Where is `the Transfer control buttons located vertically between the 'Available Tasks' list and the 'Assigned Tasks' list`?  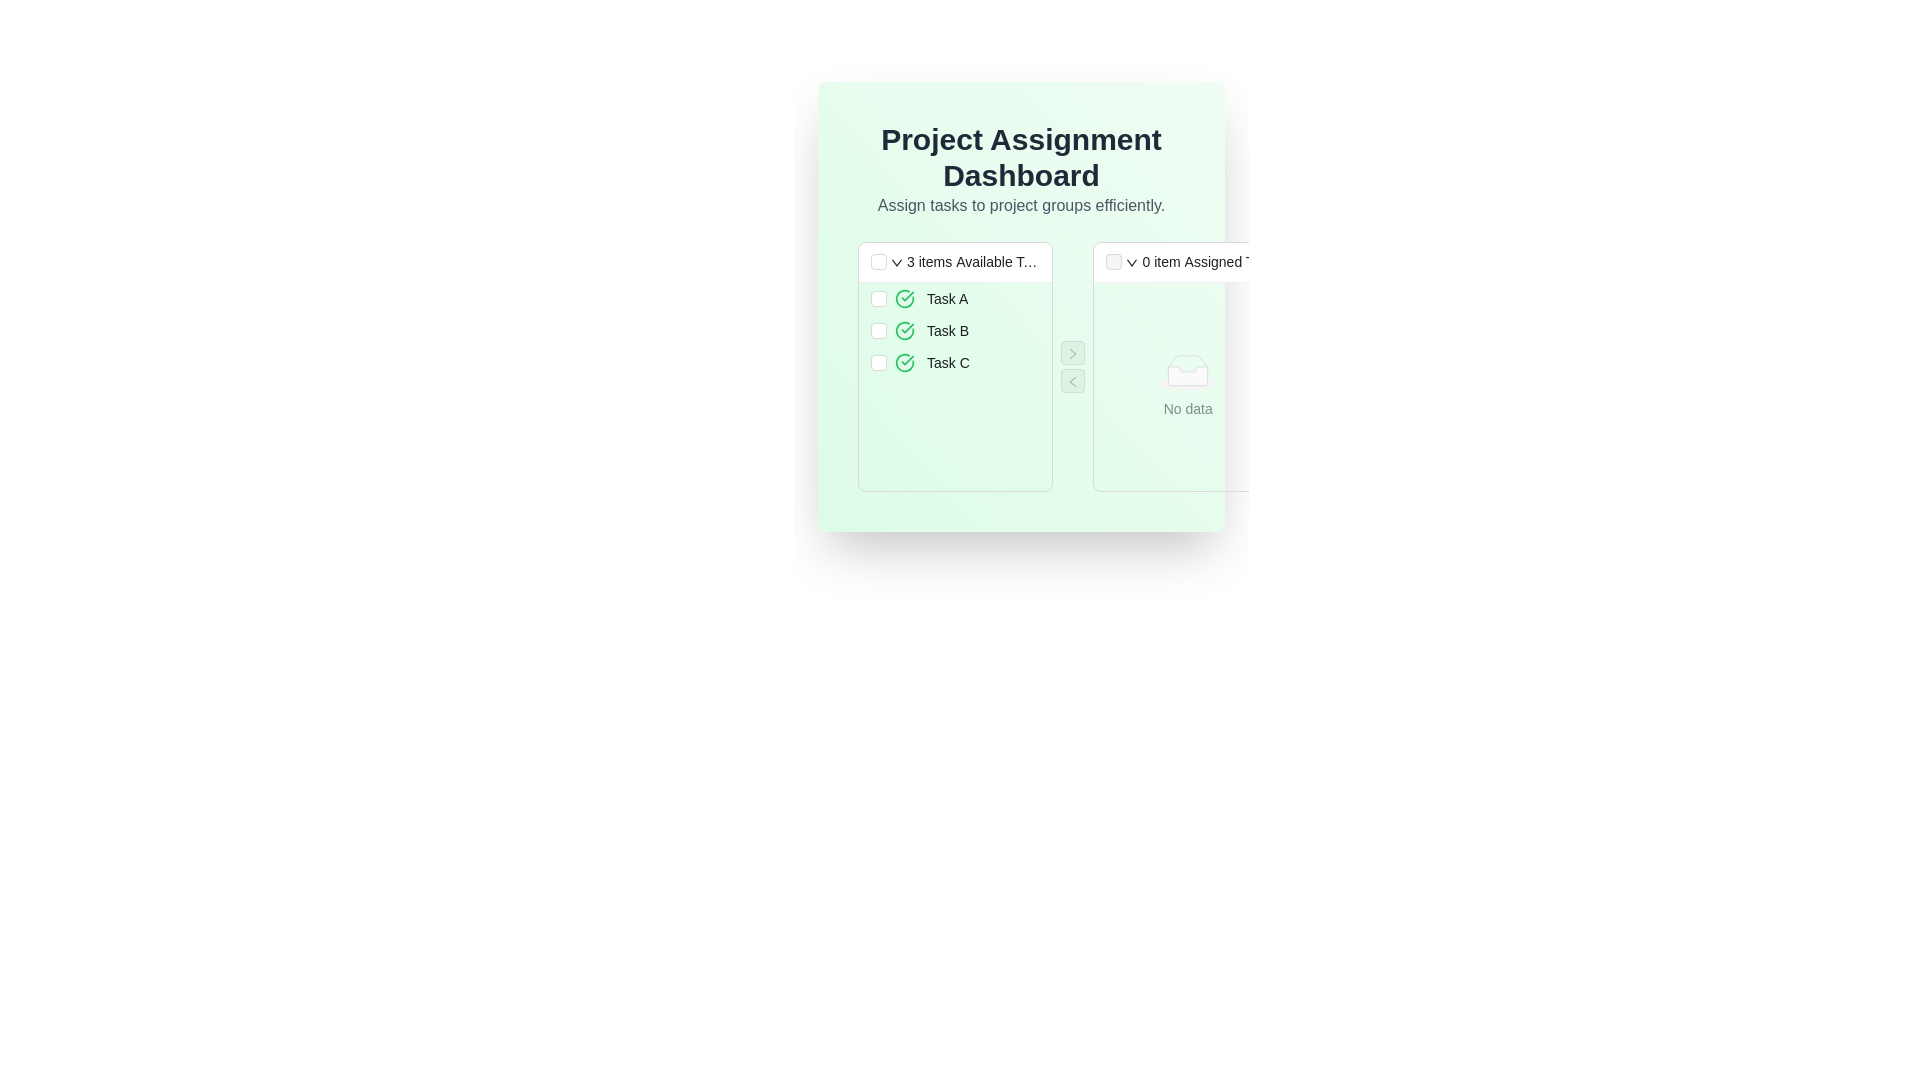
the Transfer control buttons located vertically between the 'Available Tasks' list and the 'Assigned Tasks' list is located at coordinates (1072, 366).